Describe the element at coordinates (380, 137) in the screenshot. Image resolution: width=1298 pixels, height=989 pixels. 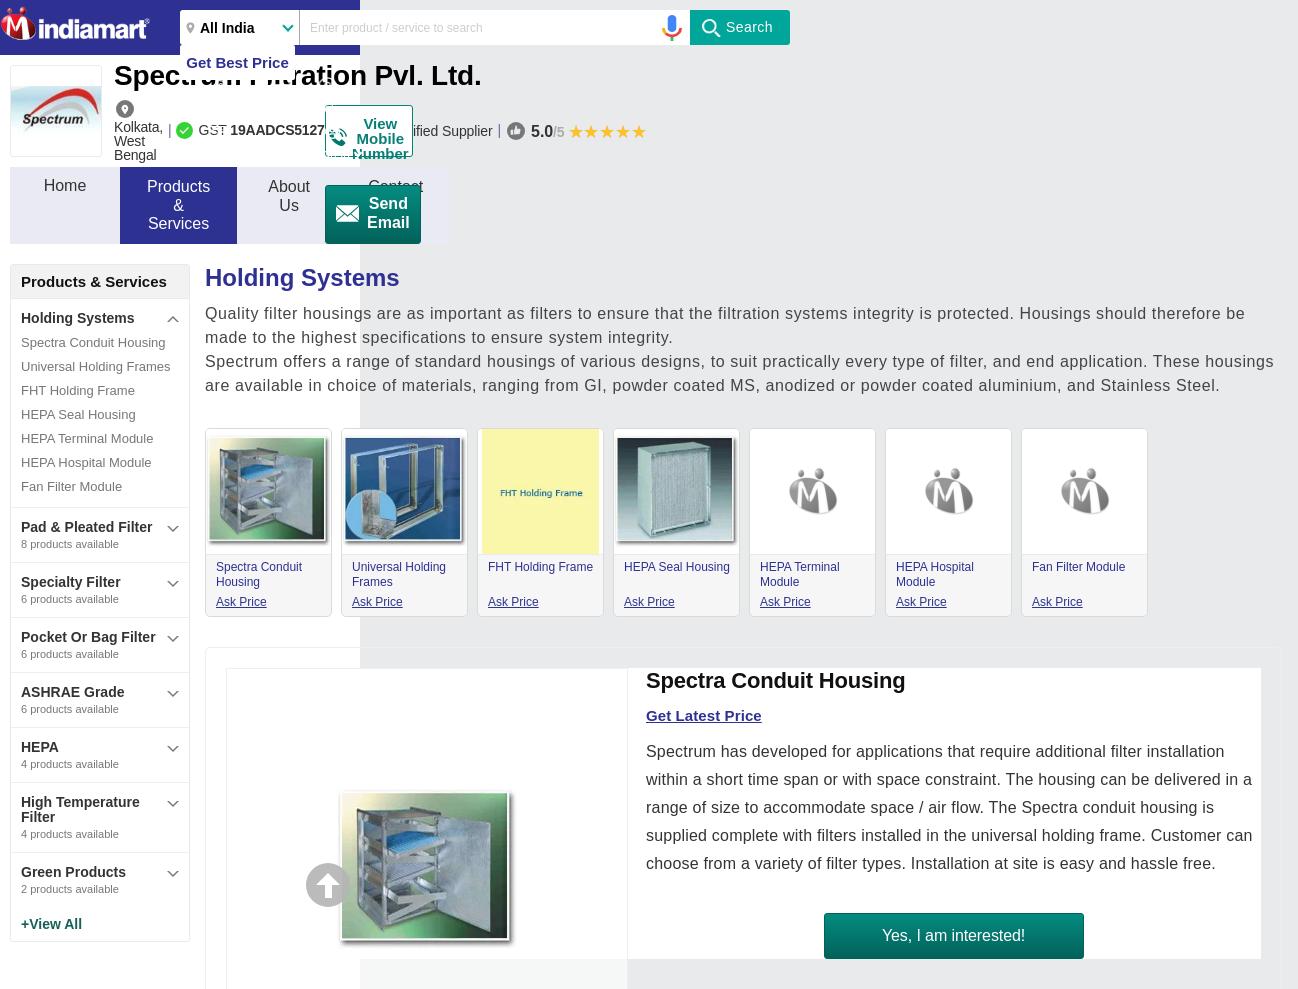
I see `'View Mobile Number'` at that location.